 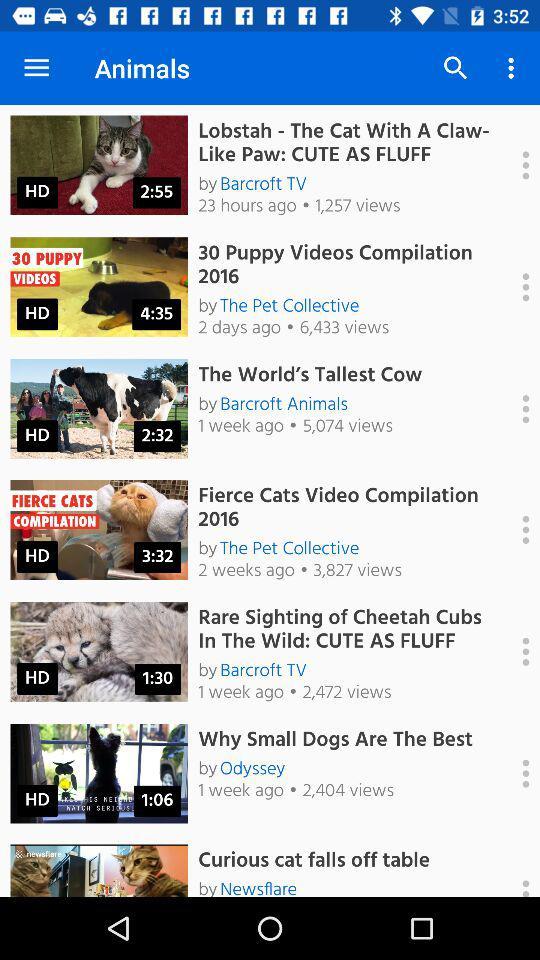 I want to click on open options, so click(x=515, y=408).